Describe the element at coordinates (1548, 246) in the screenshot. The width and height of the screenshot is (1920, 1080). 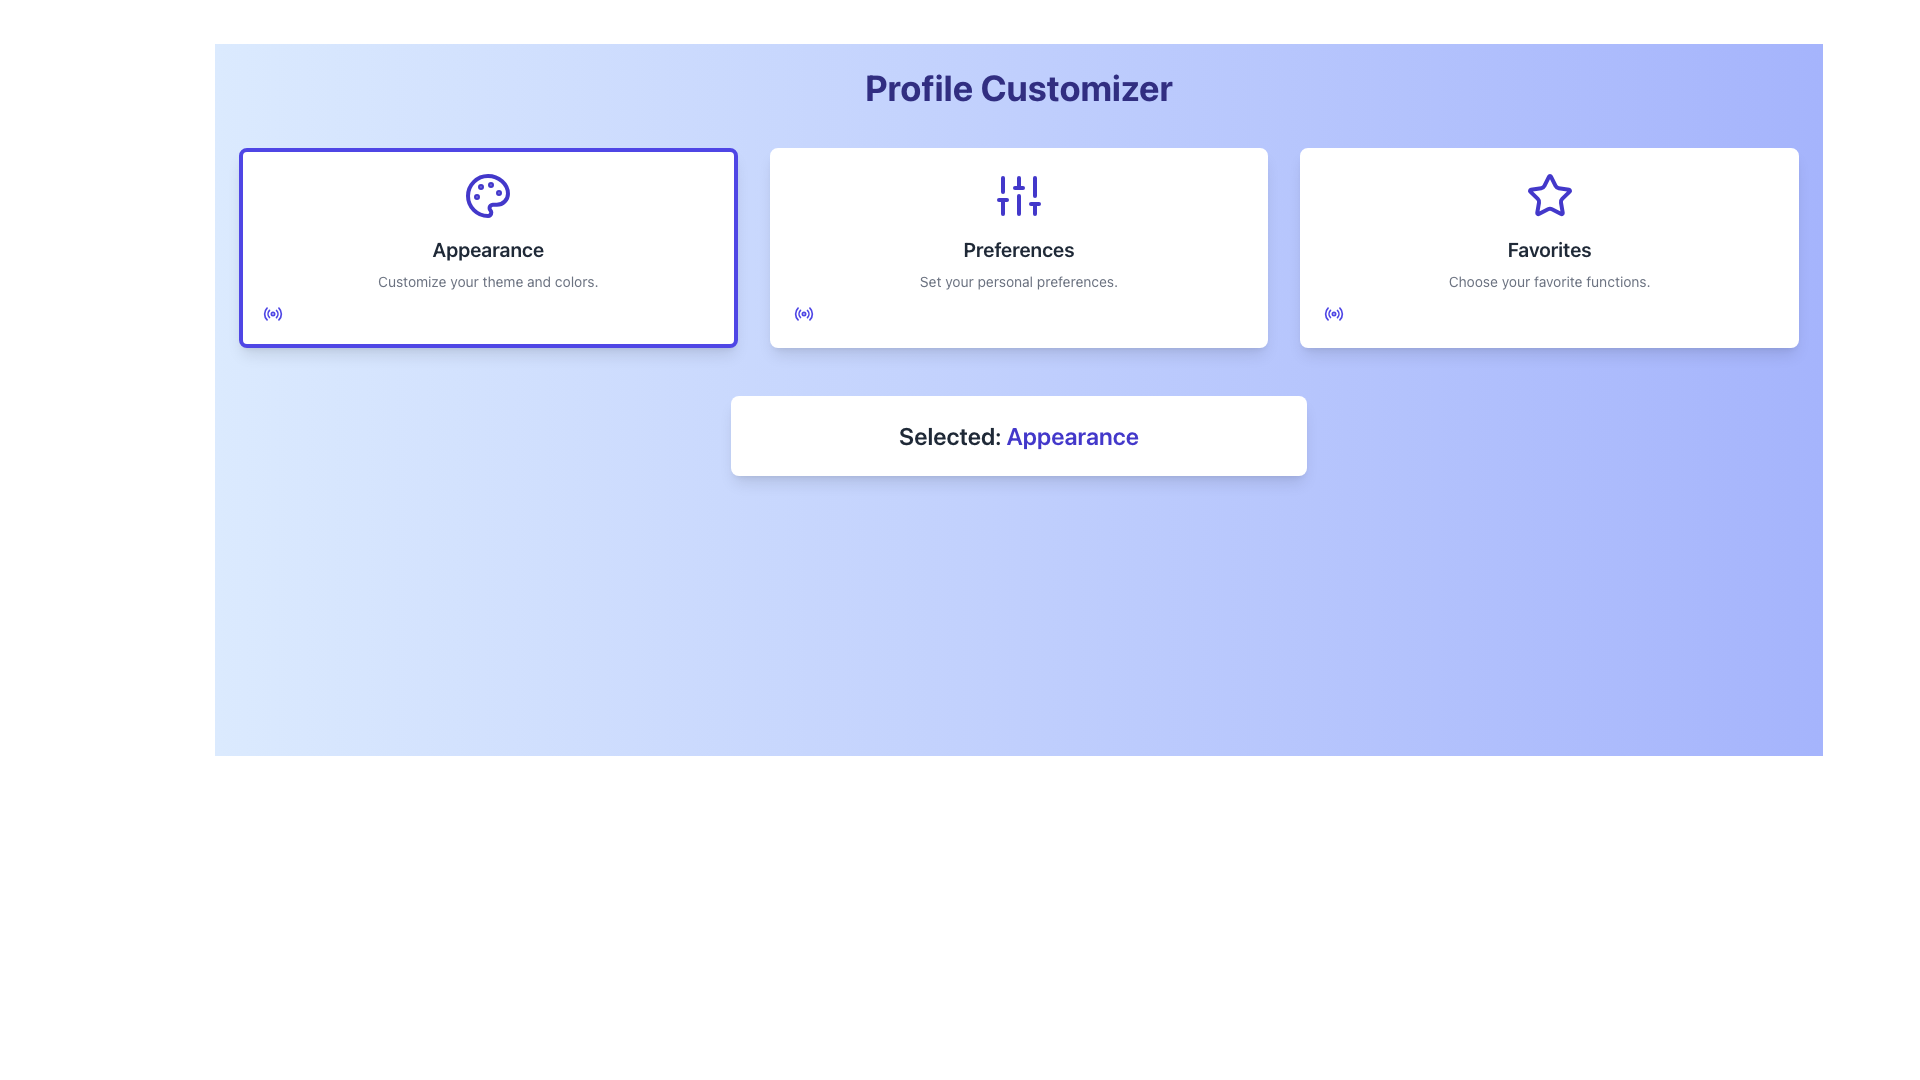
I see `the card element with a white background and a purple outlined star icon at the top, labeled 'Favorites' with the description 'Choose your favorite functions.'` at that location.